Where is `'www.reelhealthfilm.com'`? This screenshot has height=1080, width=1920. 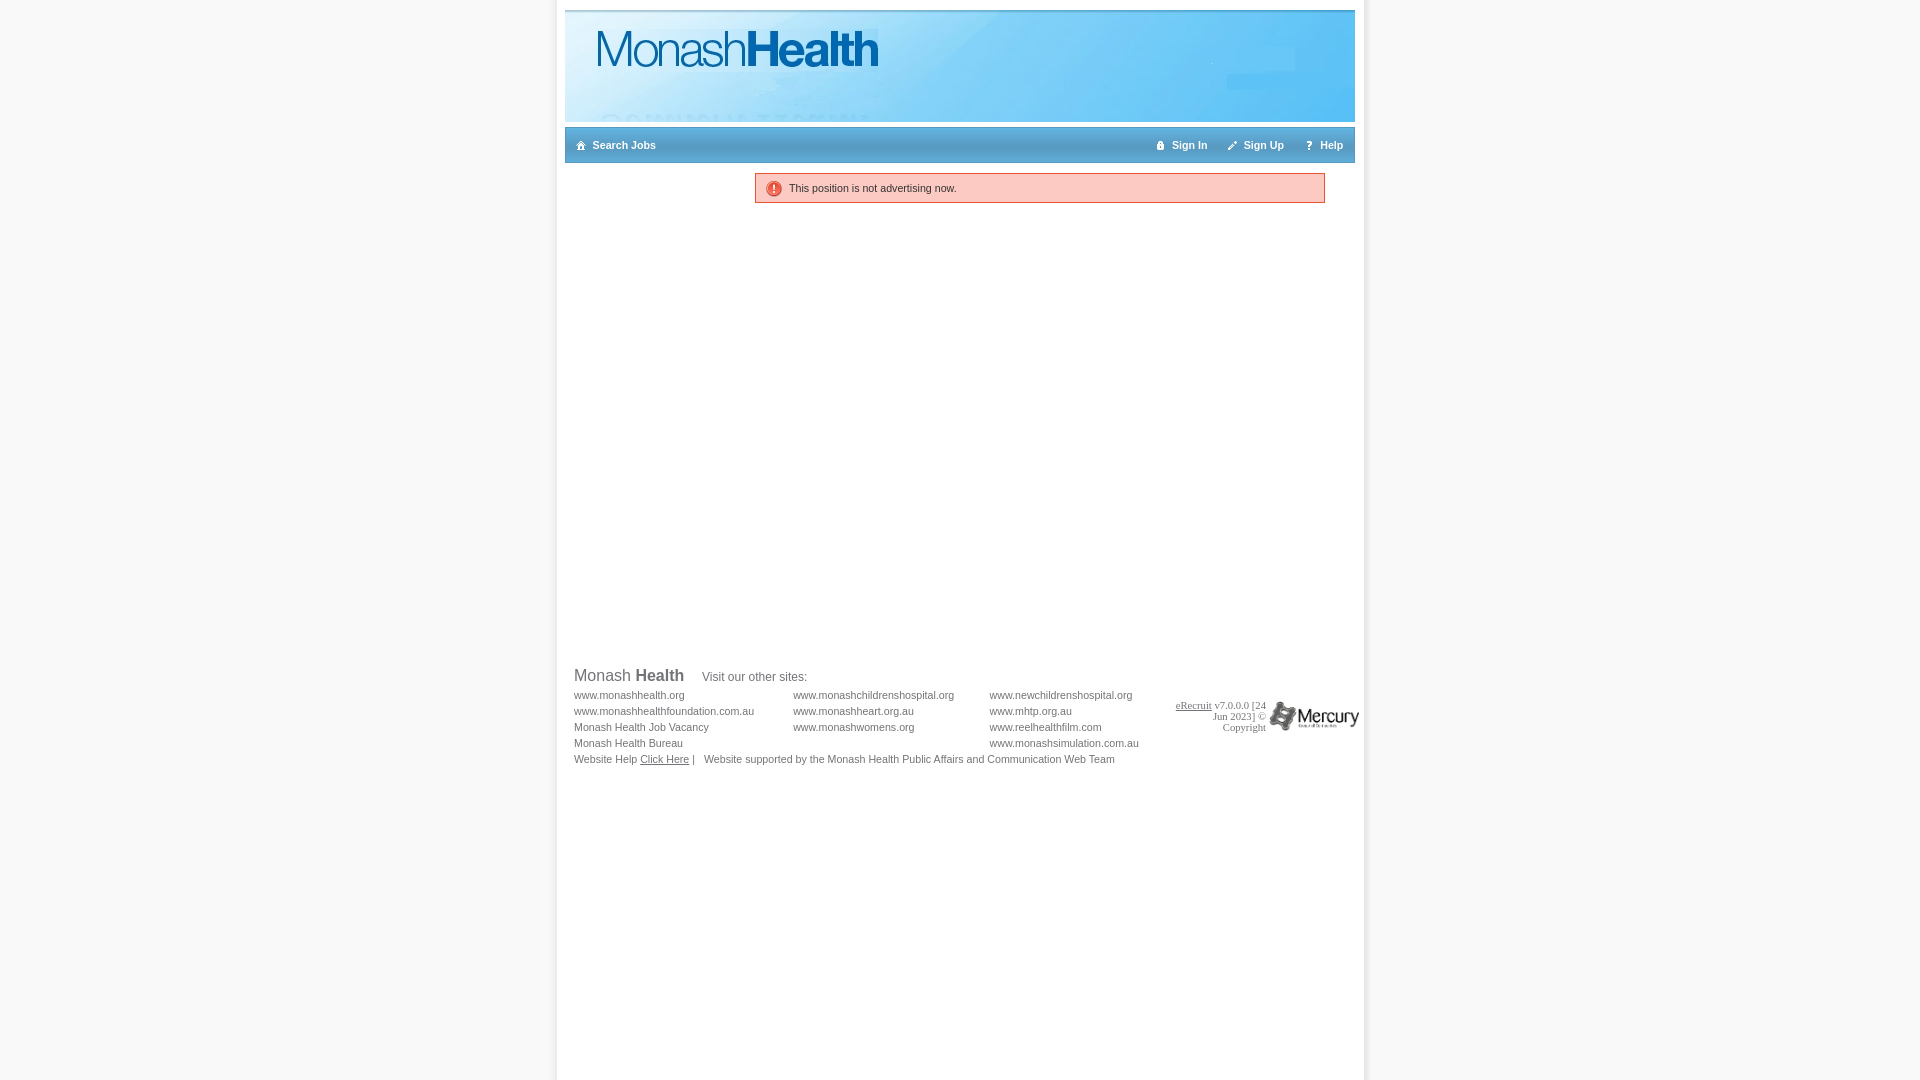 'www.reelhealthfilm.com' is located at coordinates (1045, 726).